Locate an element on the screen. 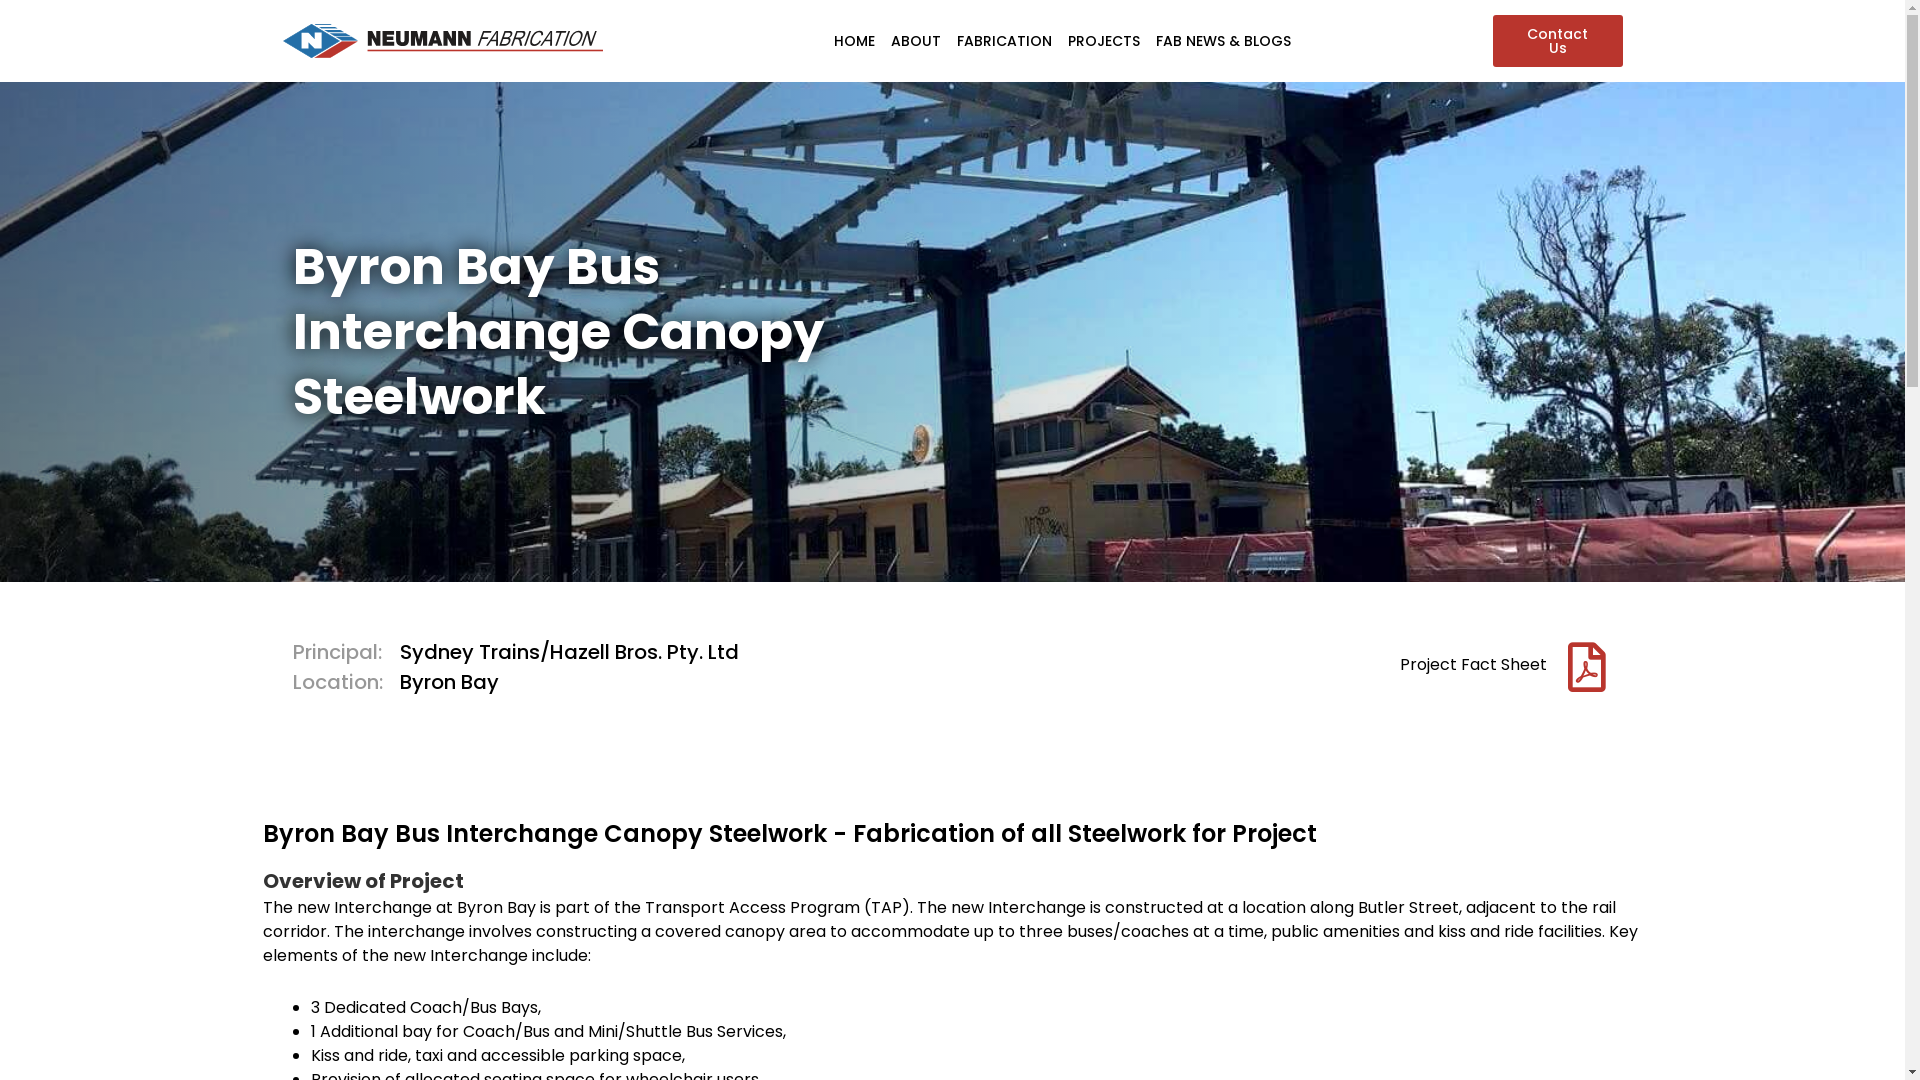  'Project Fact Sheet' is located at coordinates (1473, 664).